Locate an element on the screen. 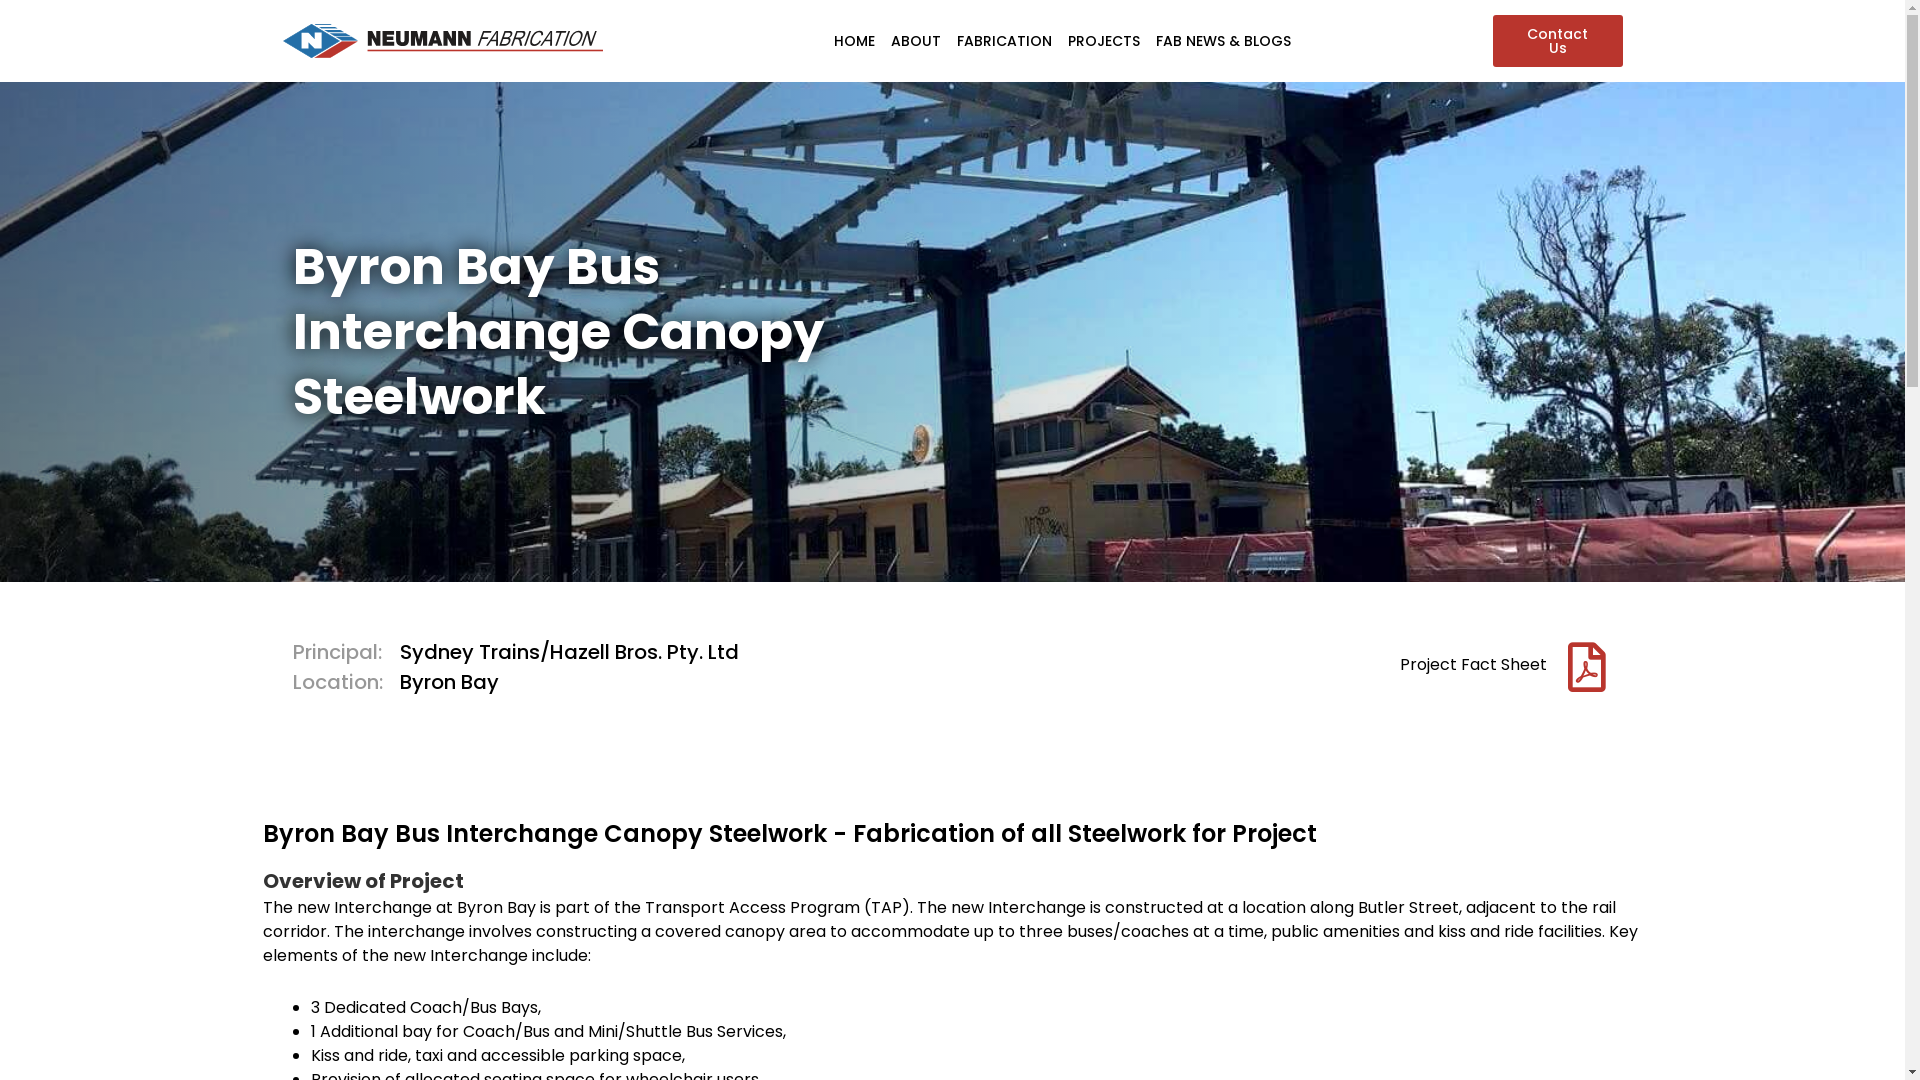  'Project Fact Sheet' is located at coordinates (1473, 664).